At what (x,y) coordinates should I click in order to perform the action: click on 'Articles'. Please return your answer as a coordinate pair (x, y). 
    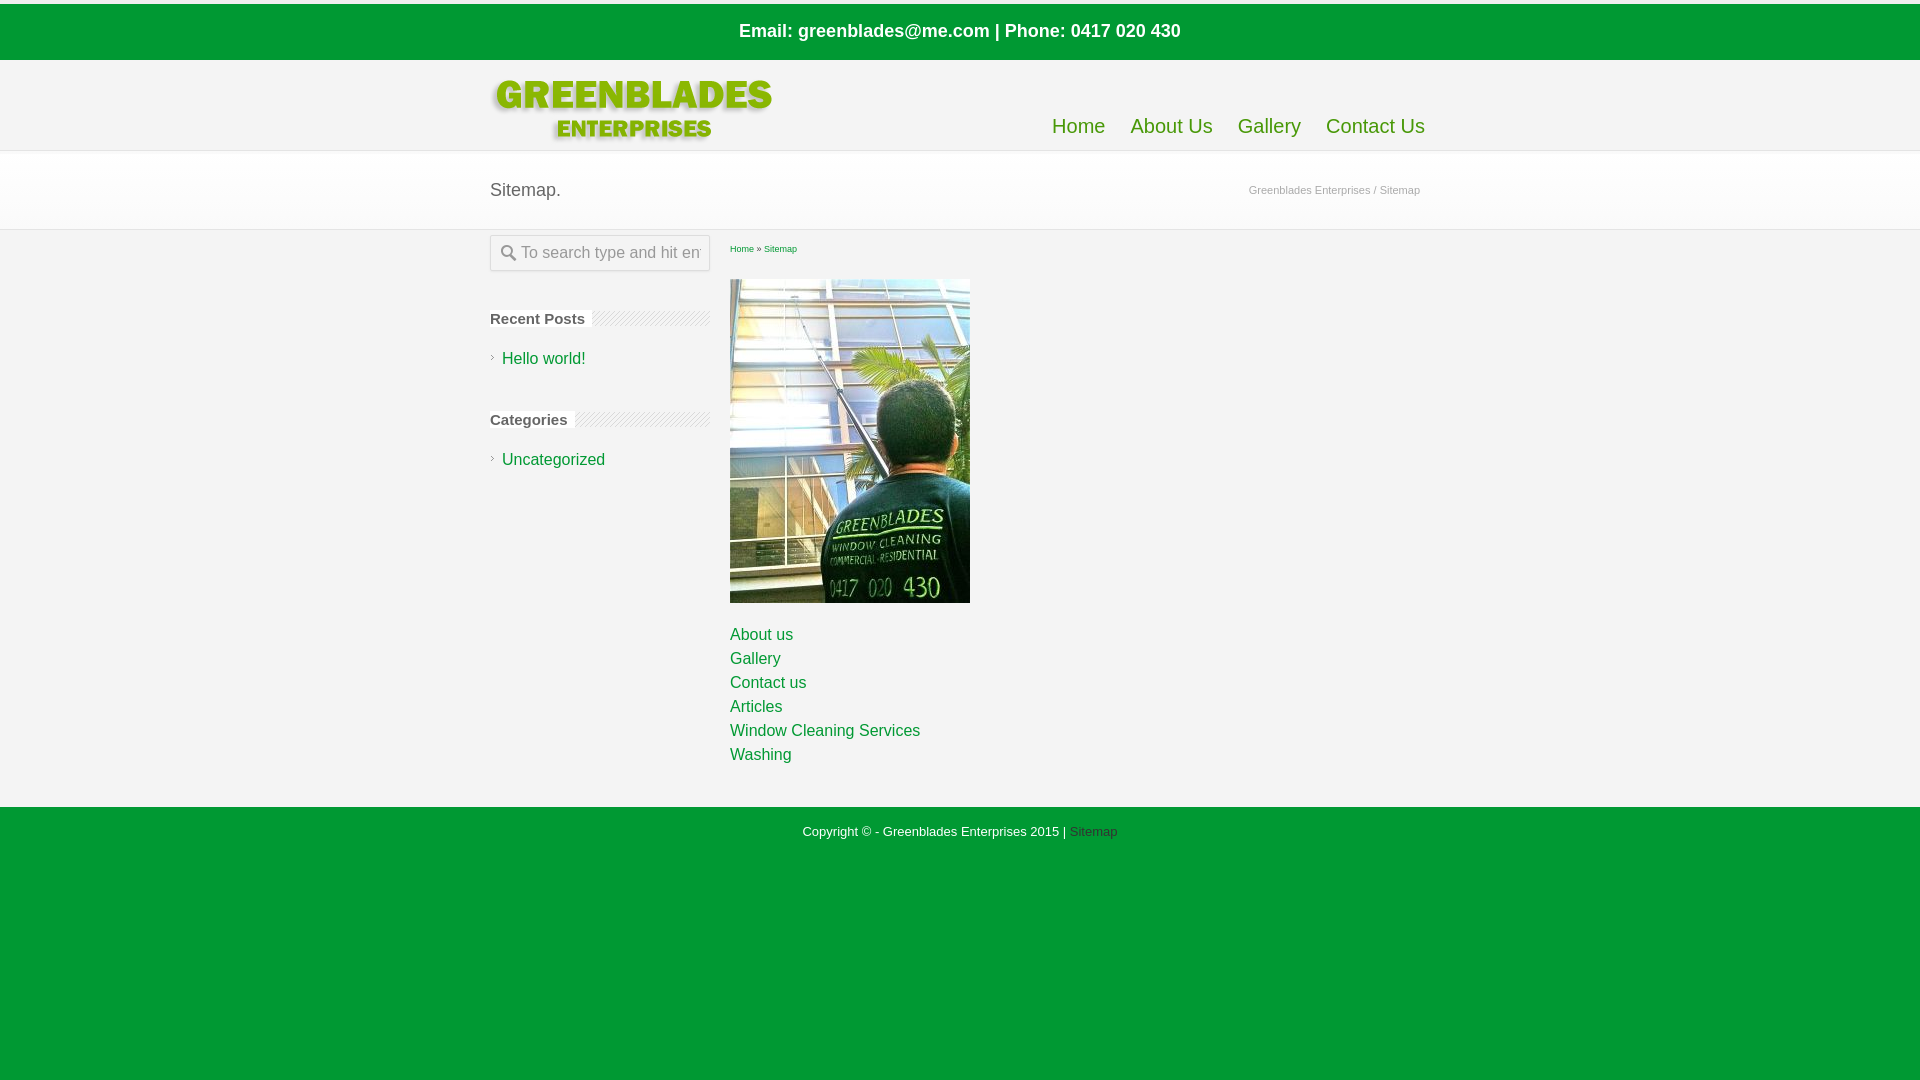
    Looking at the image, I should click on (754, 705).